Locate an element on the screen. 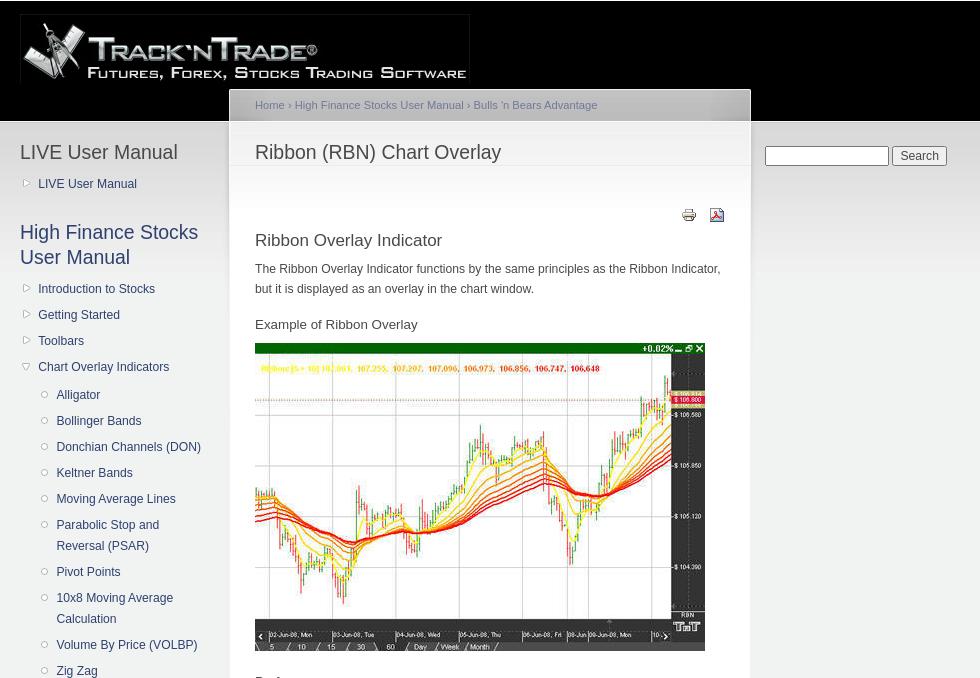  'Donchian Channels (DON)' is located at coordinates (55, 445).